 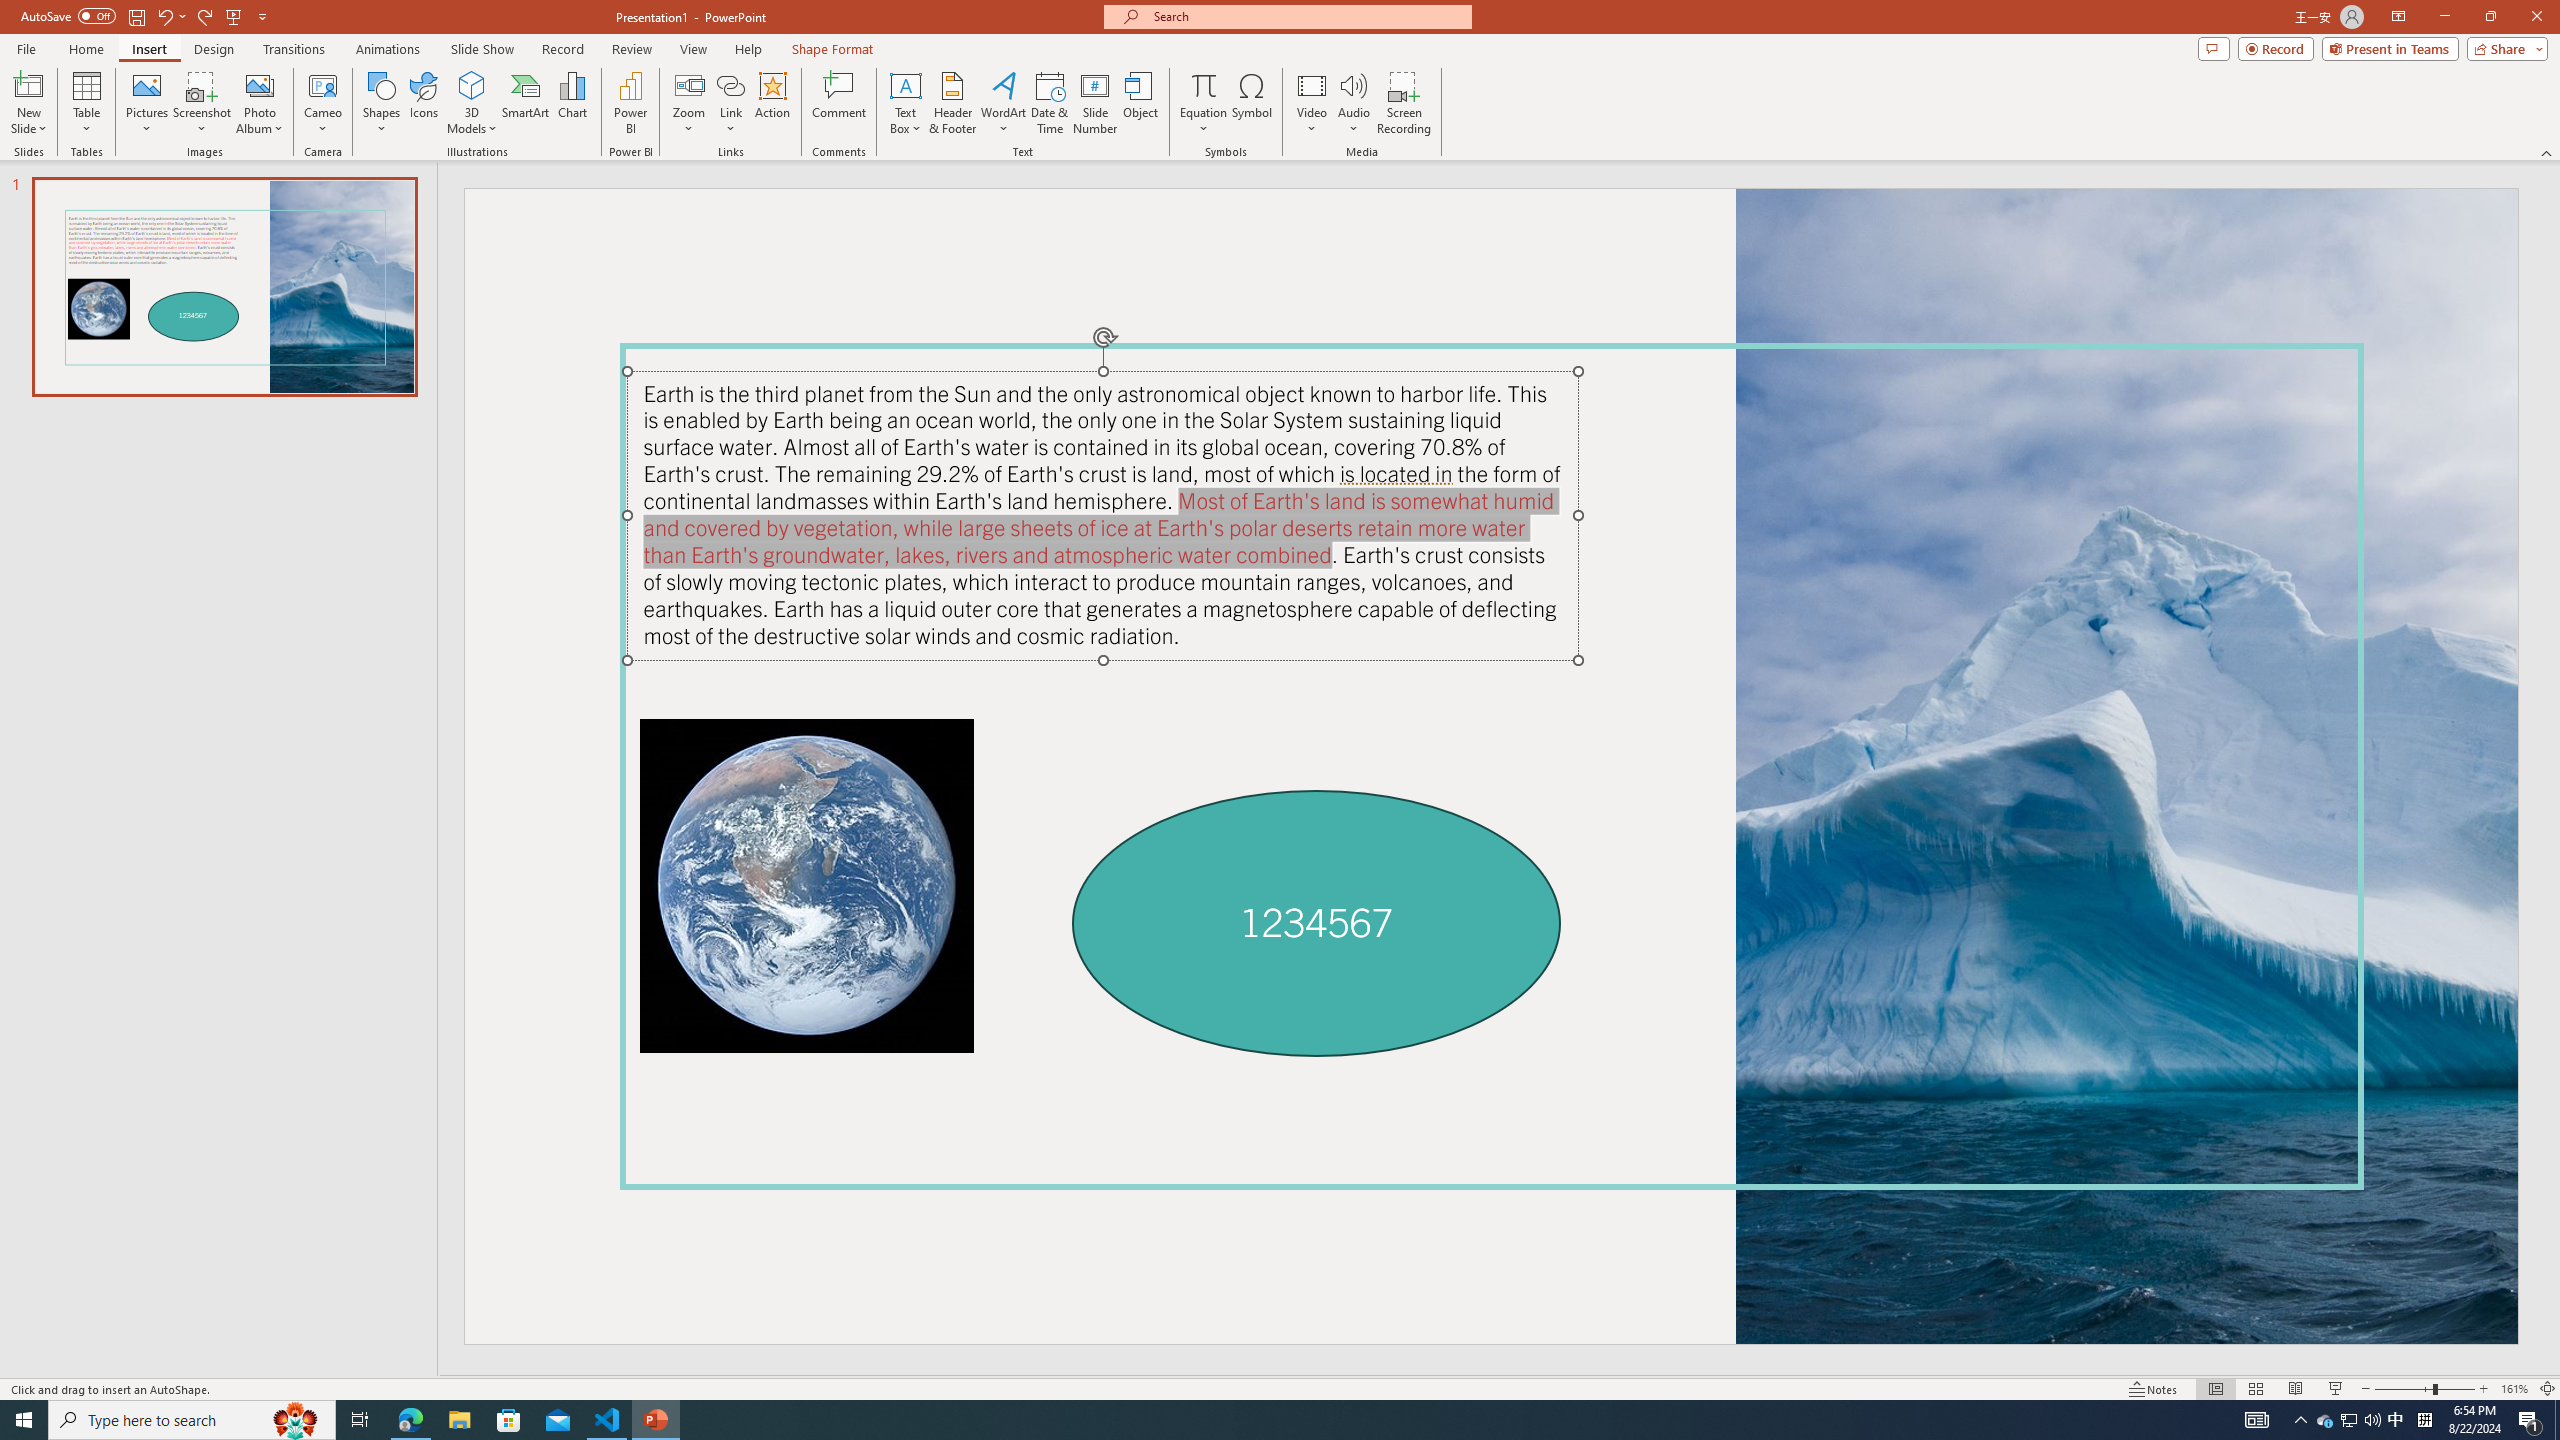 I want to click on 'Screen Recording...', so click(x=1403, y=103).